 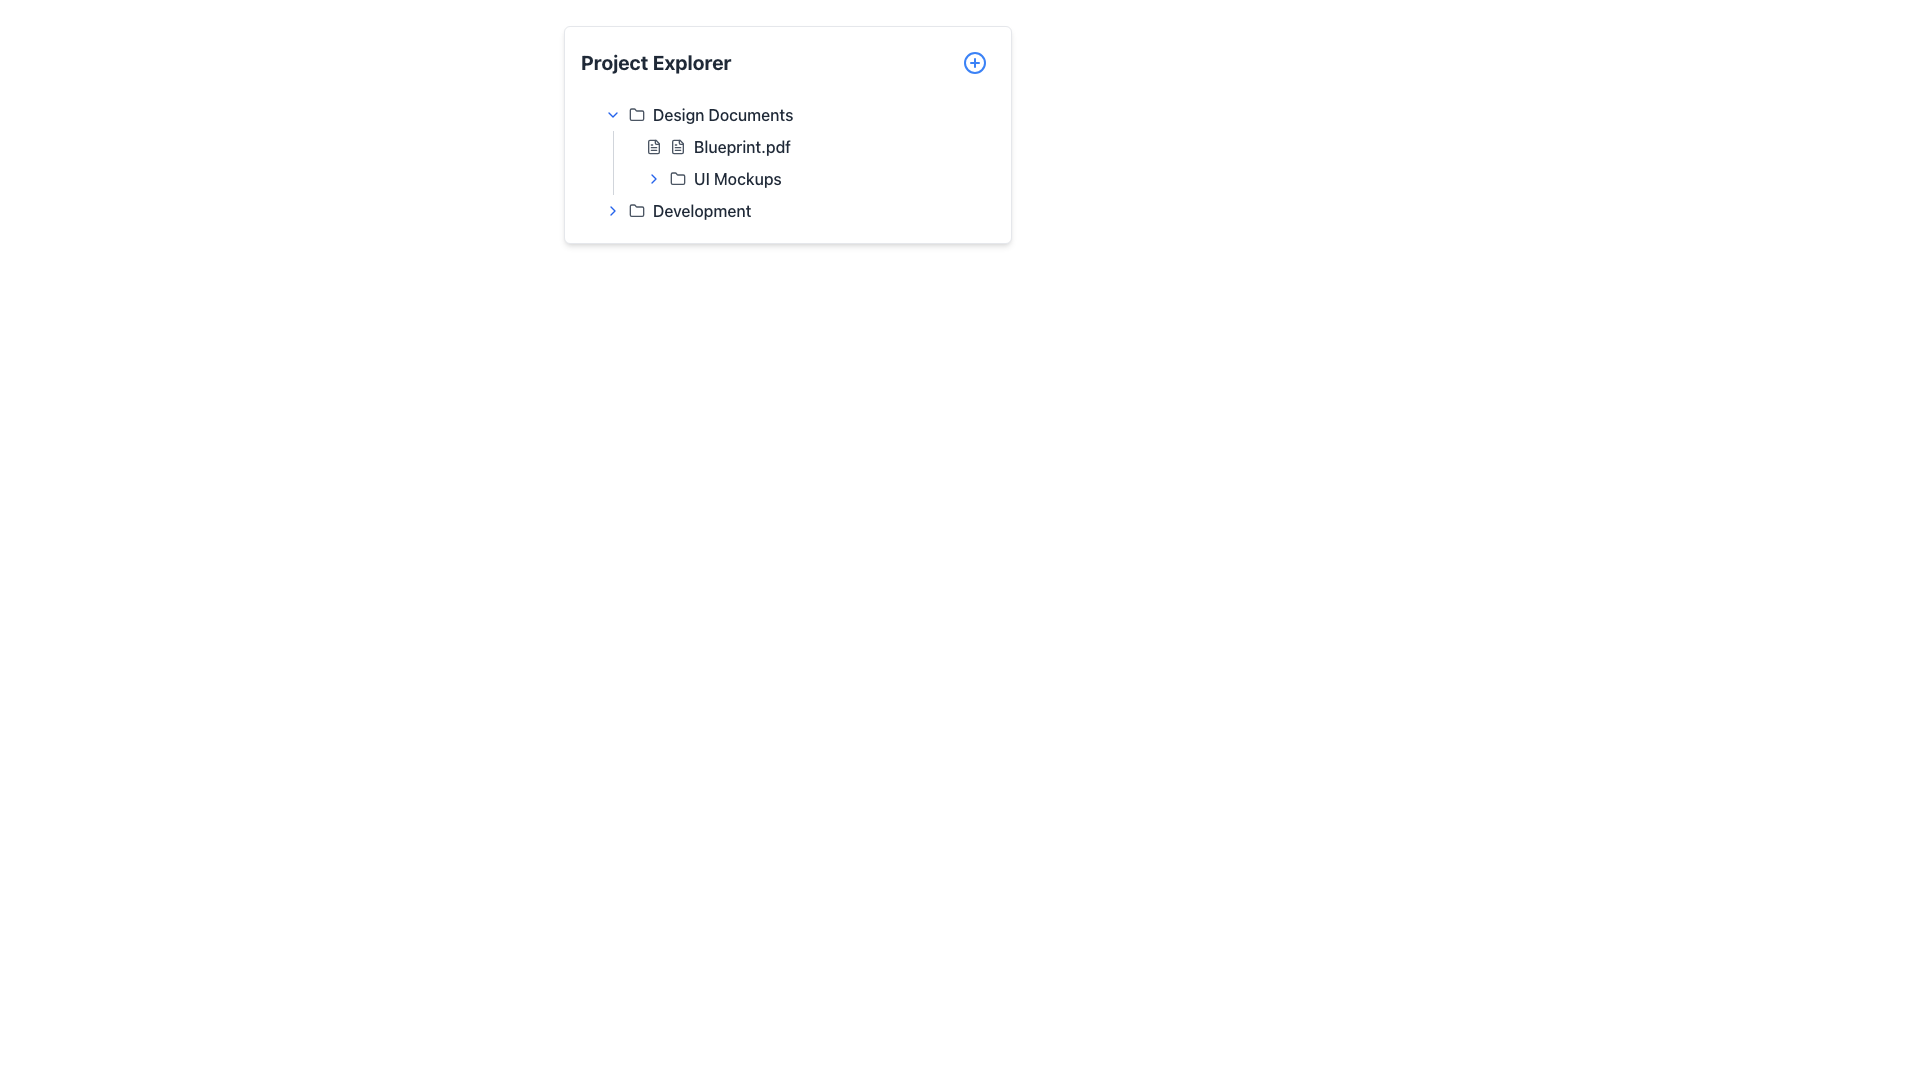 I want to click on the folder icon representing the 'Design Documents' directory in the project explorer layout, so click(x=636, y=114).